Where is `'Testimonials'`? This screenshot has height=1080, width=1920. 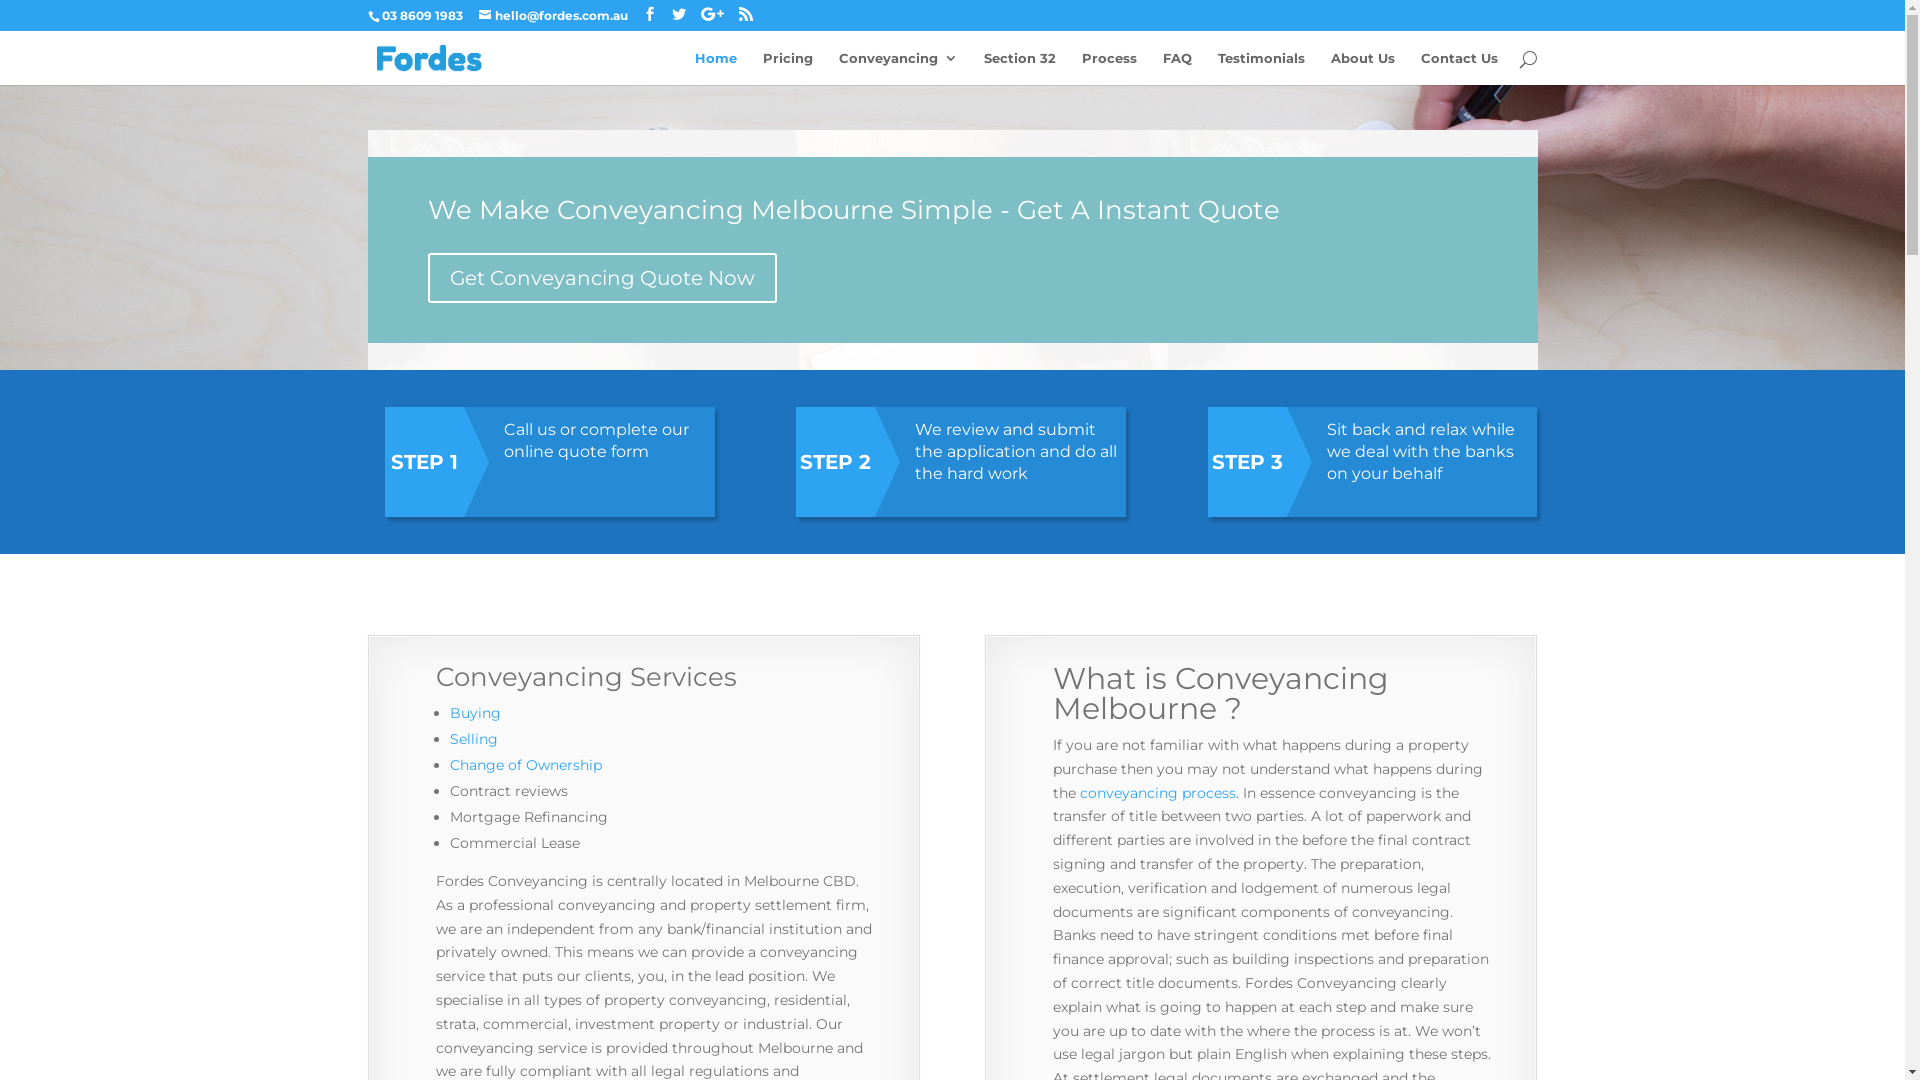 'Testimonials' is located at coordinates (1260, 67).